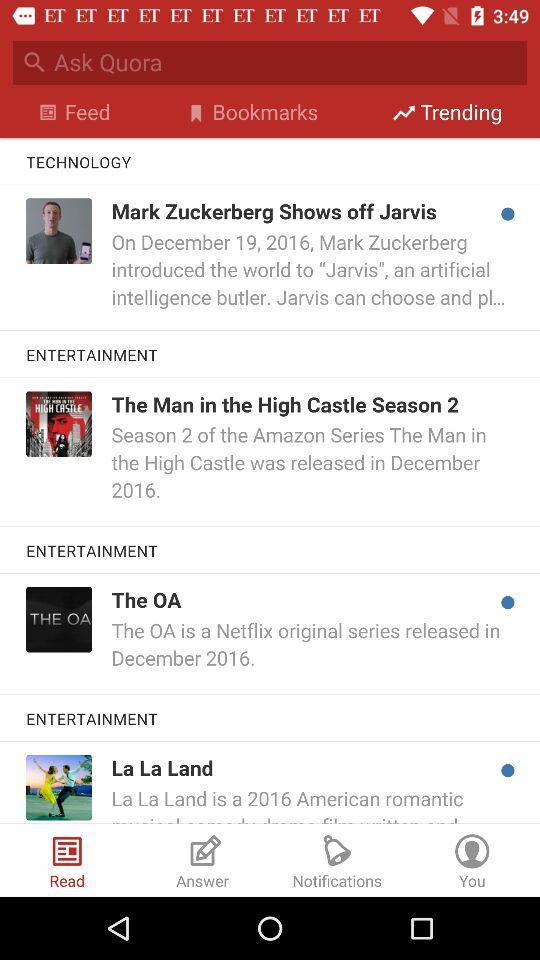 This screenshot has width=540, height=960. What do you see at coordinates (33, 62) in the screenshot?
I see `search icon` at bounding box center [33, 62].